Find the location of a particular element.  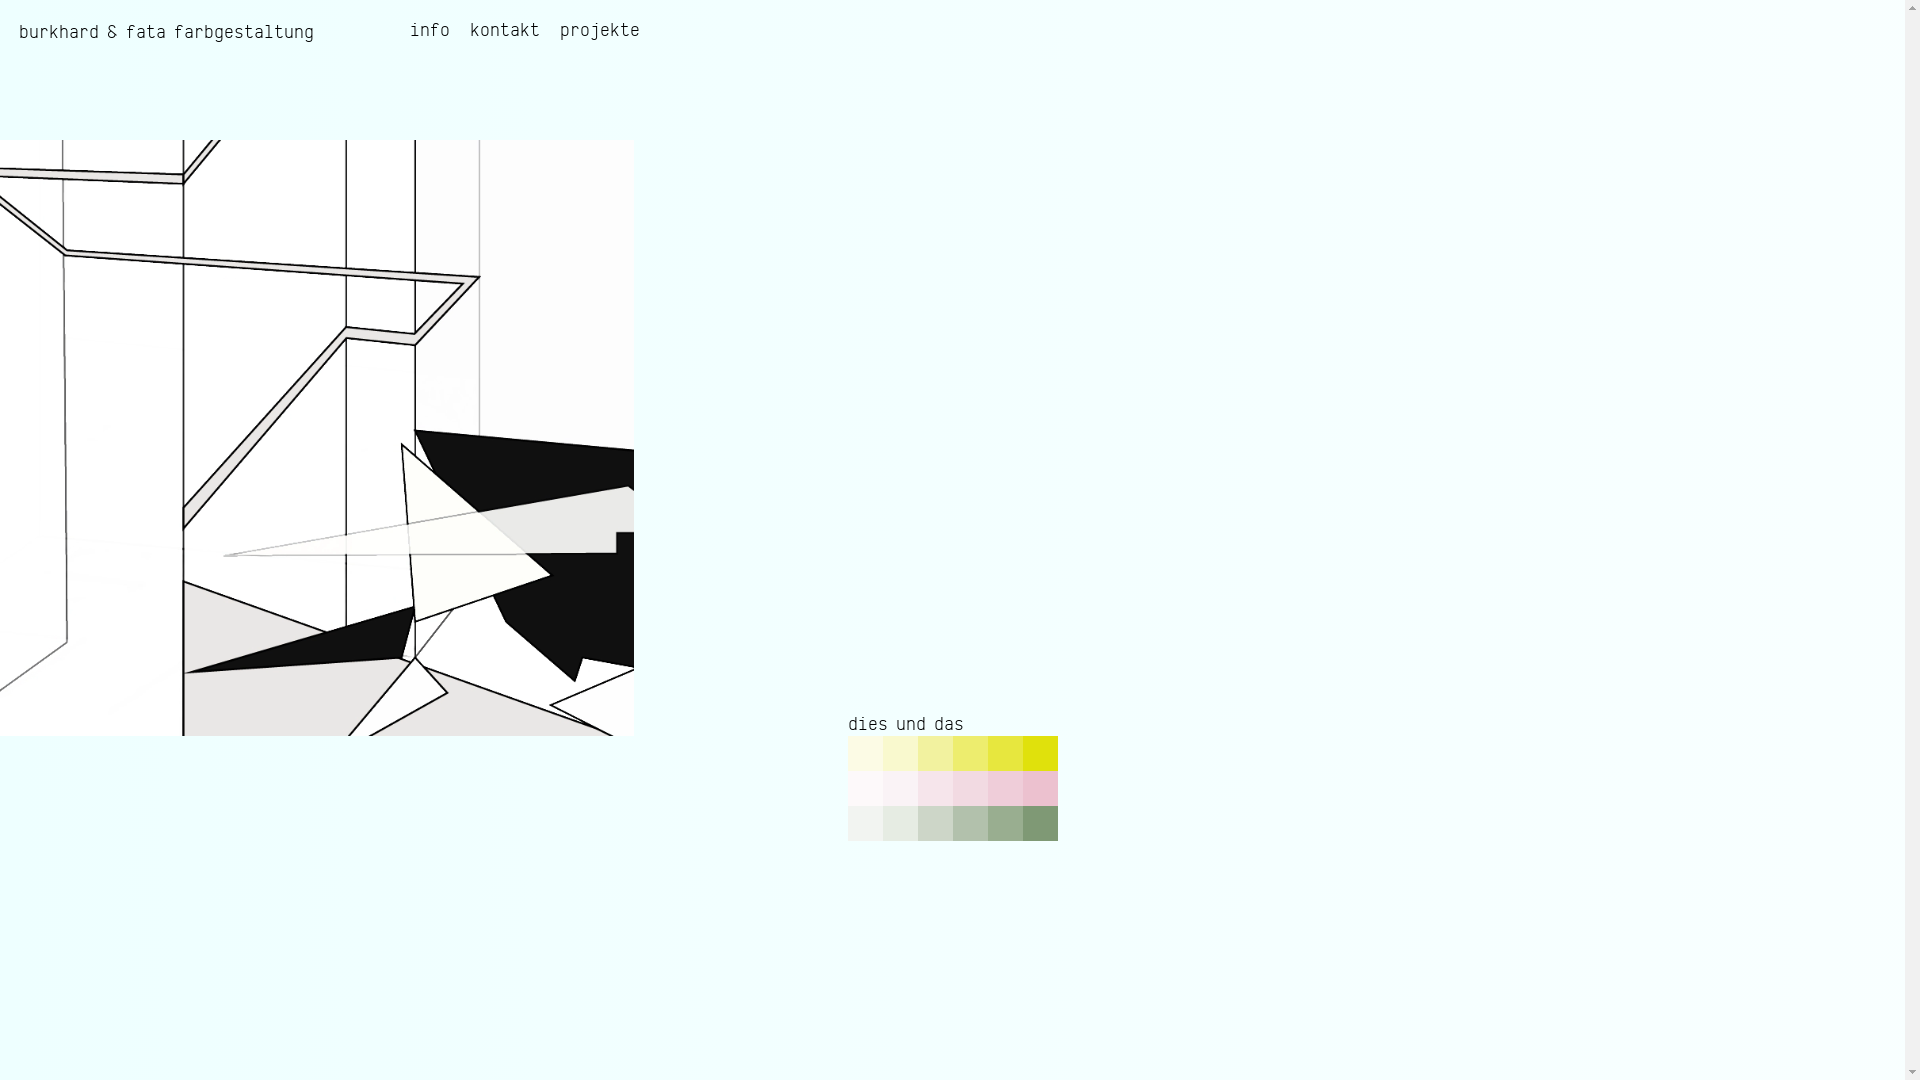

'kontakt' is located at coordinates (504, 30).